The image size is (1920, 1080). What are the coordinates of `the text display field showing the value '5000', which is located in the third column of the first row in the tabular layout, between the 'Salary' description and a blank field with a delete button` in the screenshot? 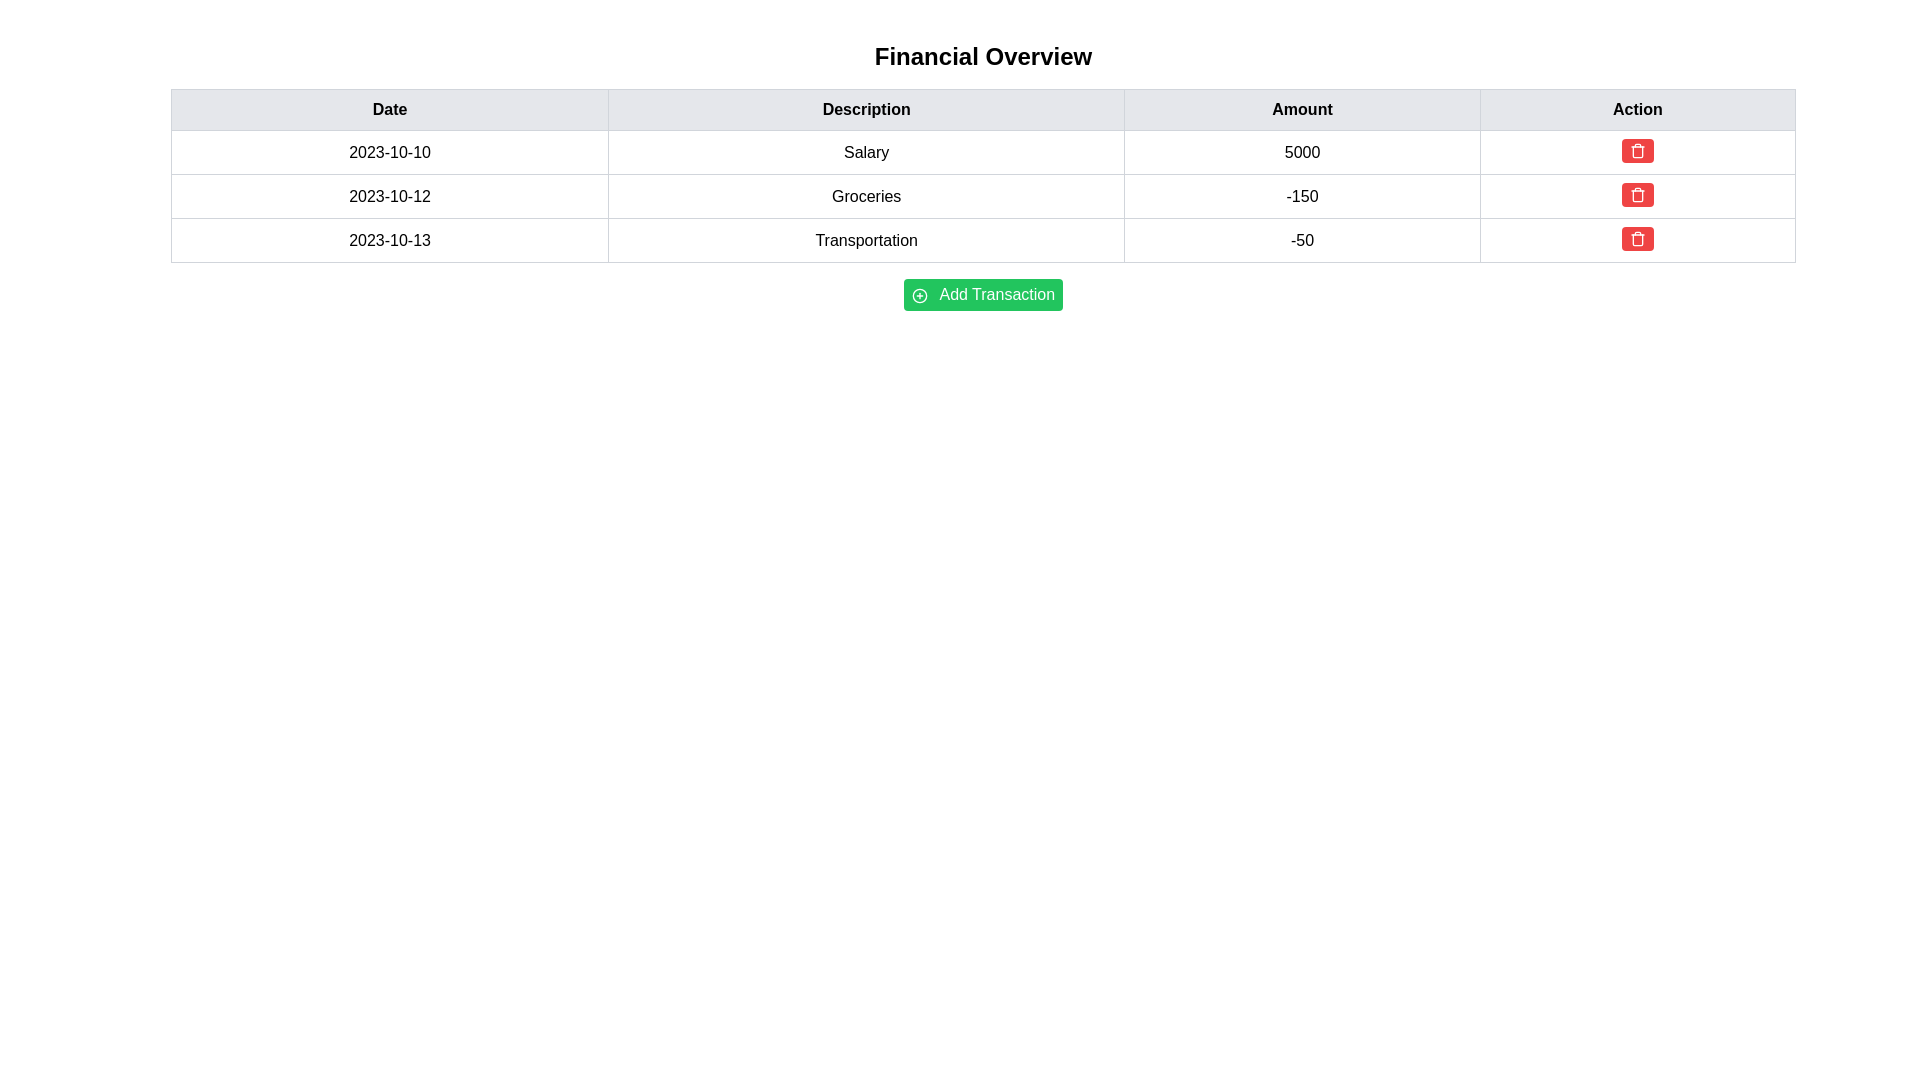 It's located at (1302, 151).